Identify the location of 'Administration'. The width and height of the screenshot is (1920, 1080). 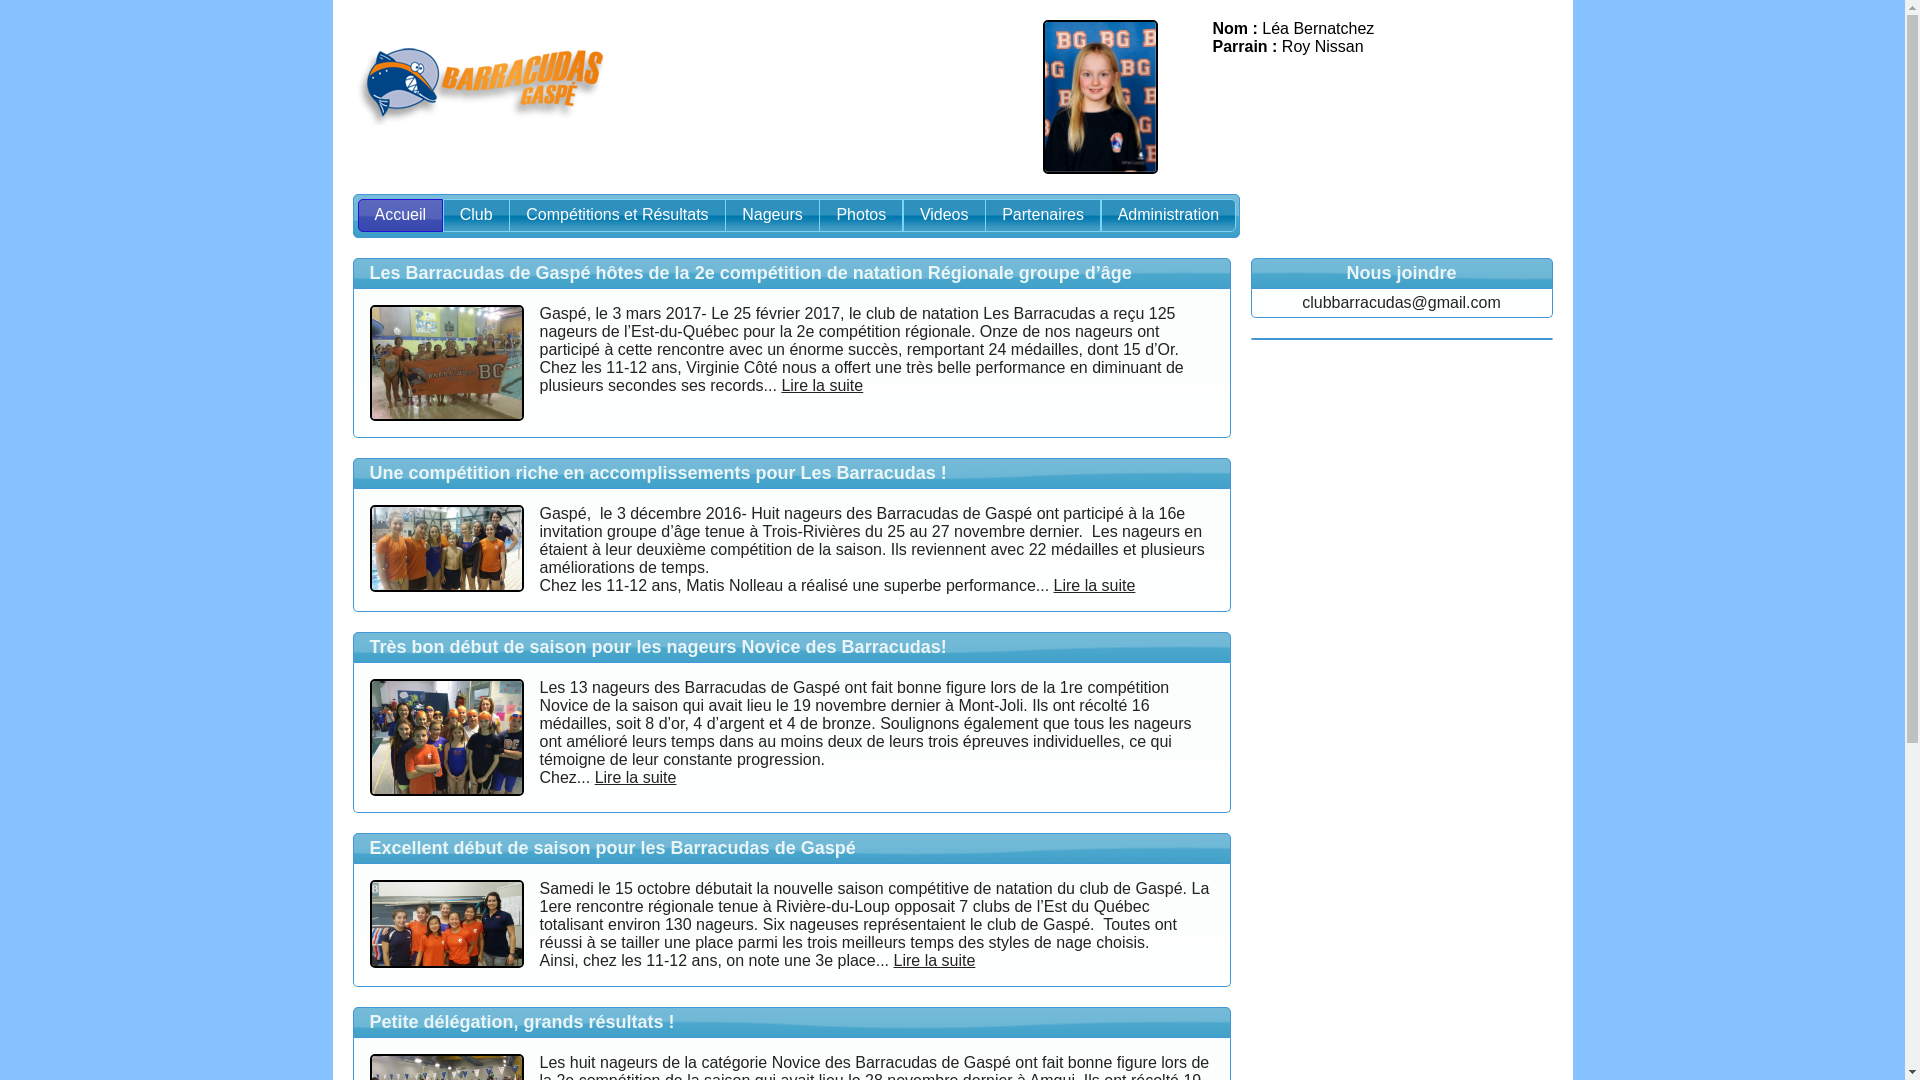
(1168, 215).